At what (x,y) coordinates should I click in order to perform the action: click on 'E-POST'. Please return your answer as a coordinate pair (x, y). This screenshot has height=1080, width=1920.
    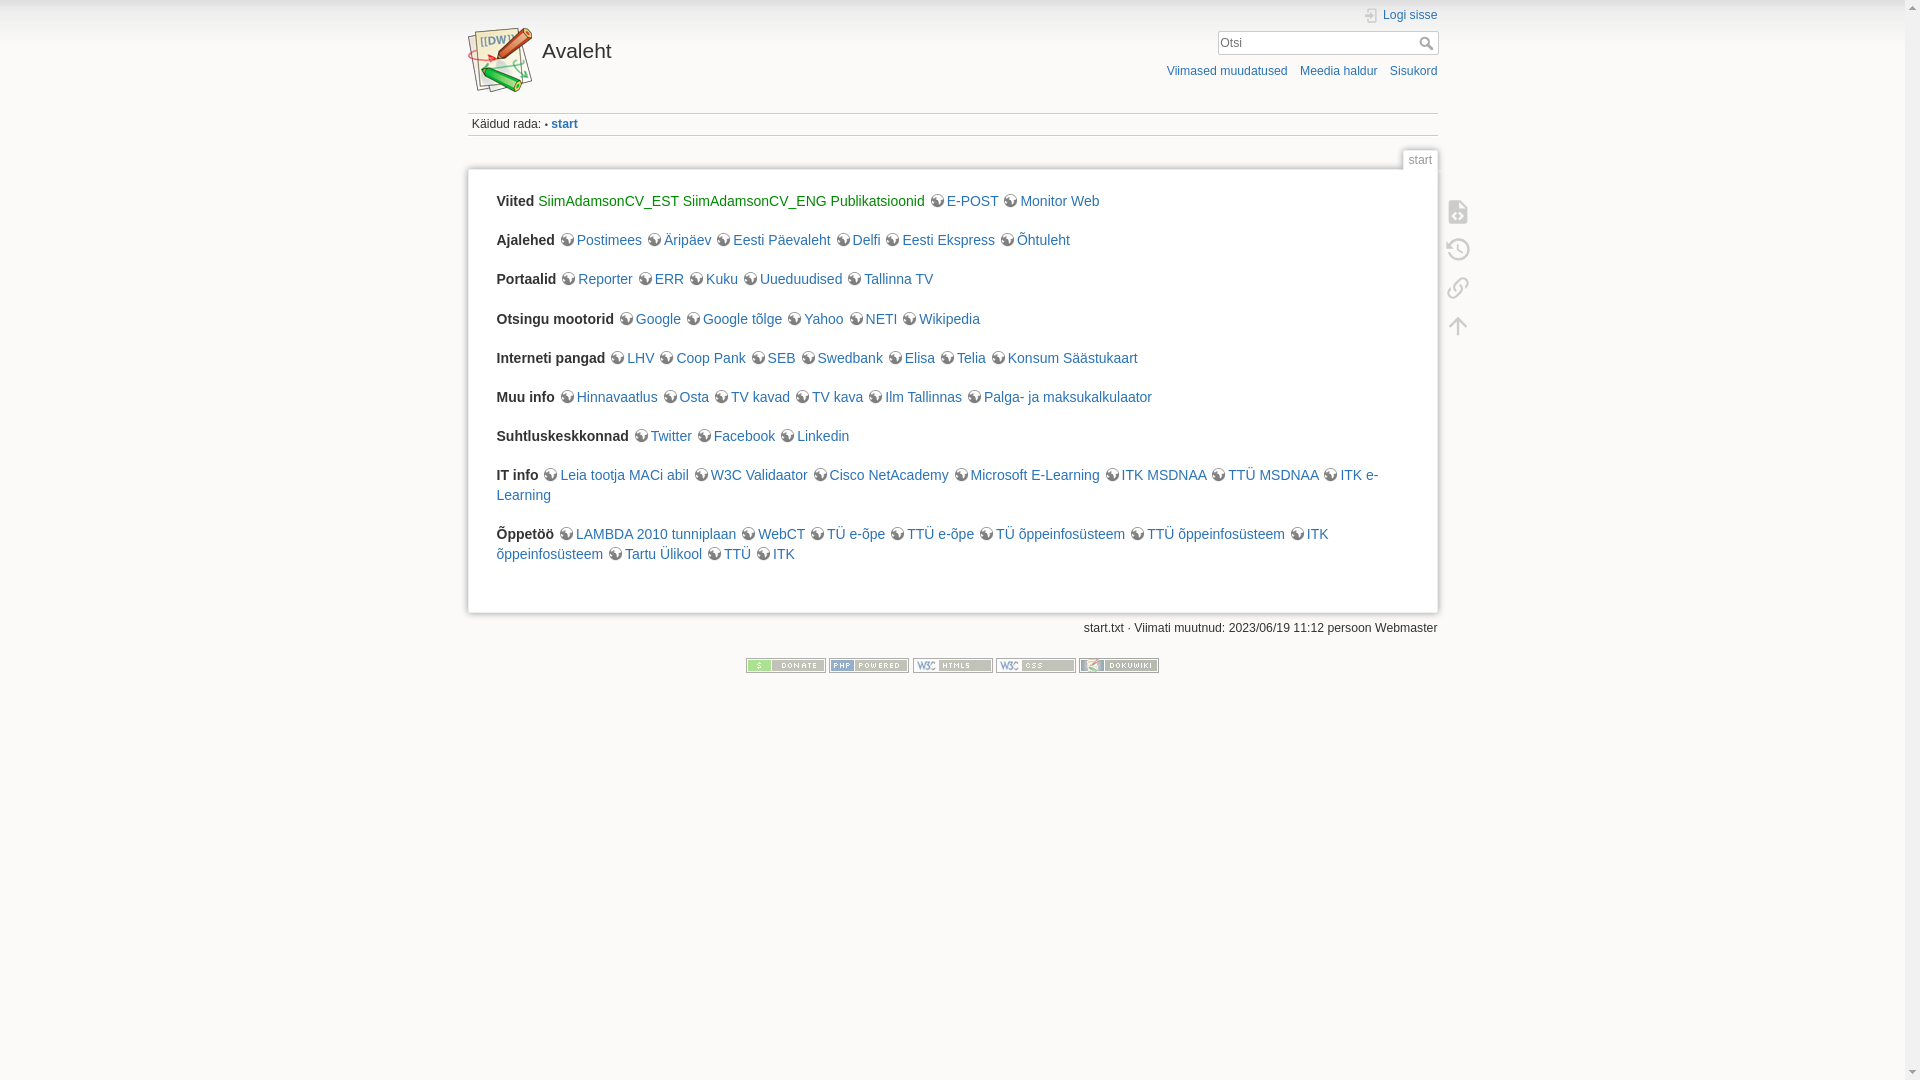
    Looking at the image, I should click on (964, 200).